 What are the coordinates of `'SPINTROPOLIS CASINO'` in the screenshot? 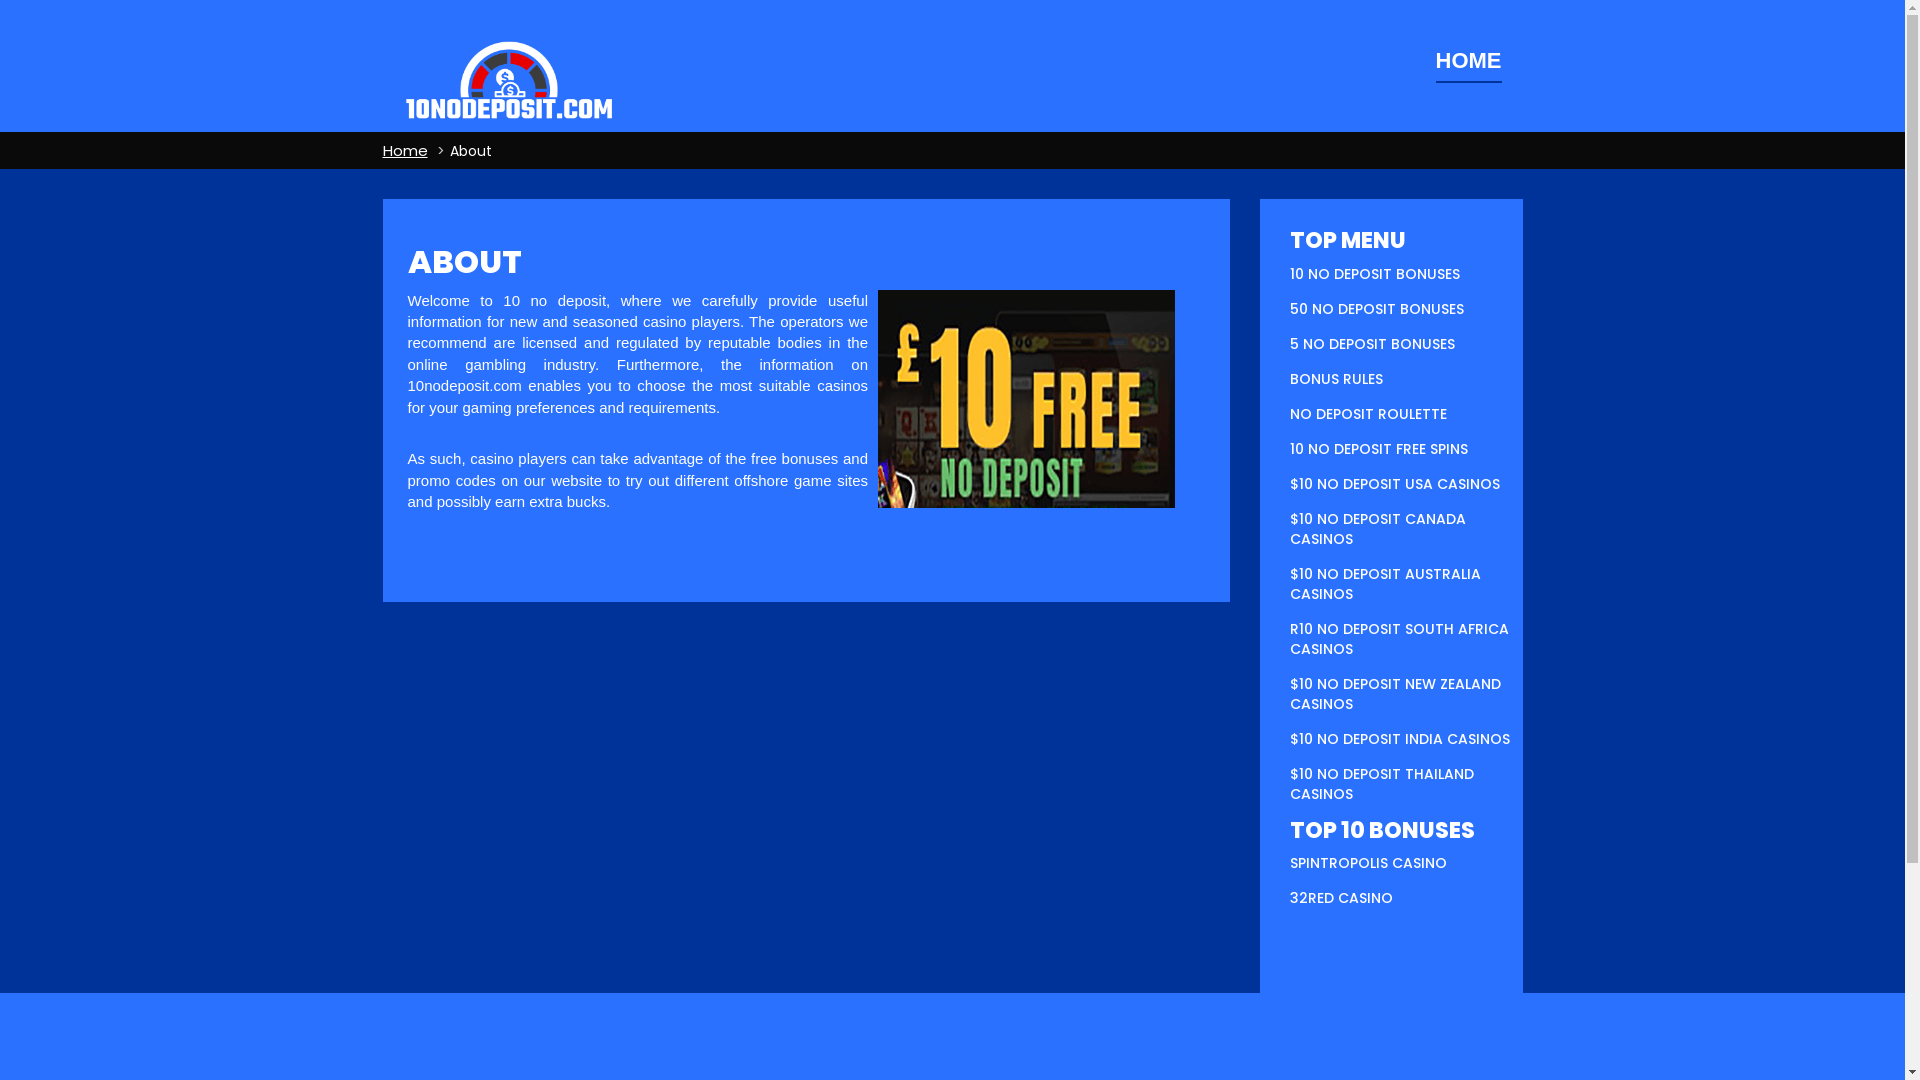 It's located at (1367, 862).